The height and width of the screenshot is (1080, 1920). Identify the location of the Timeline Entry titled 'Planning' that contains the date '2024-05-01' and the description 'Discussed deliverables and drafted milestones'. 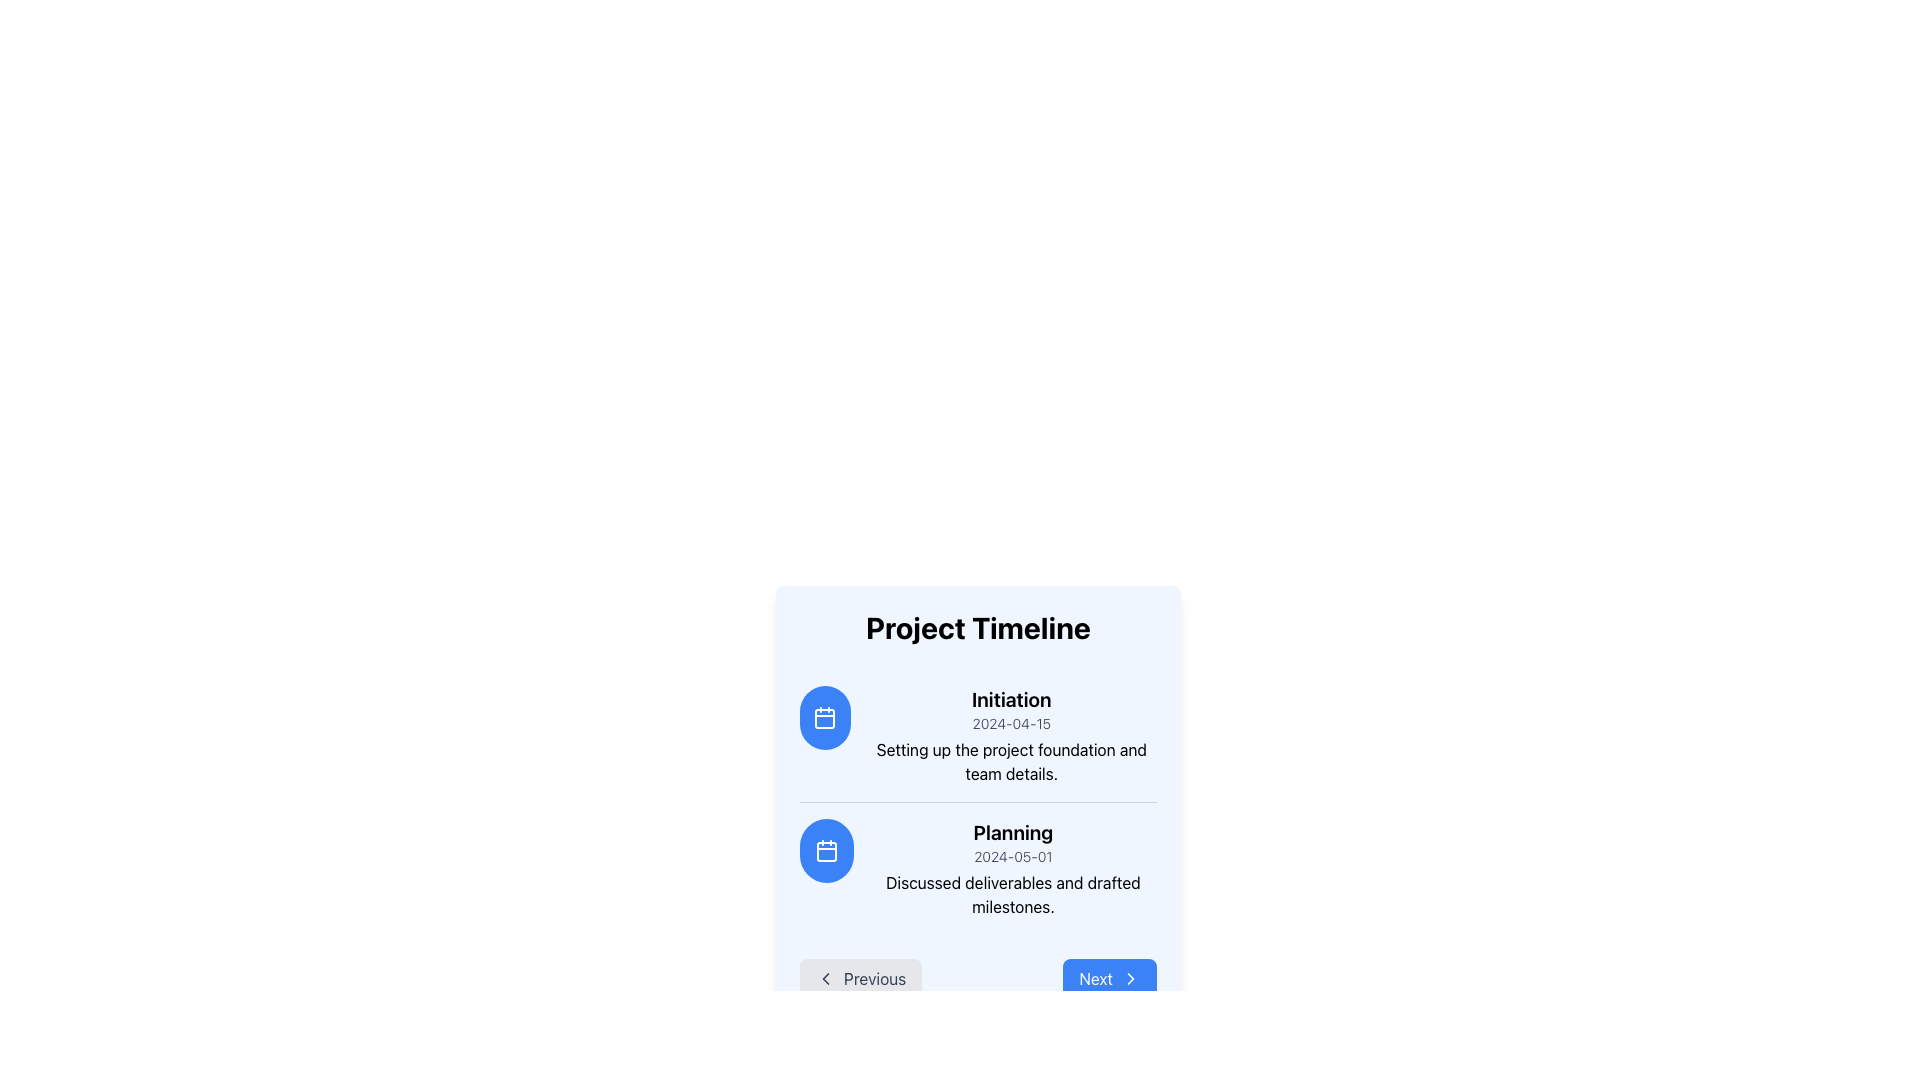
(978, 867).